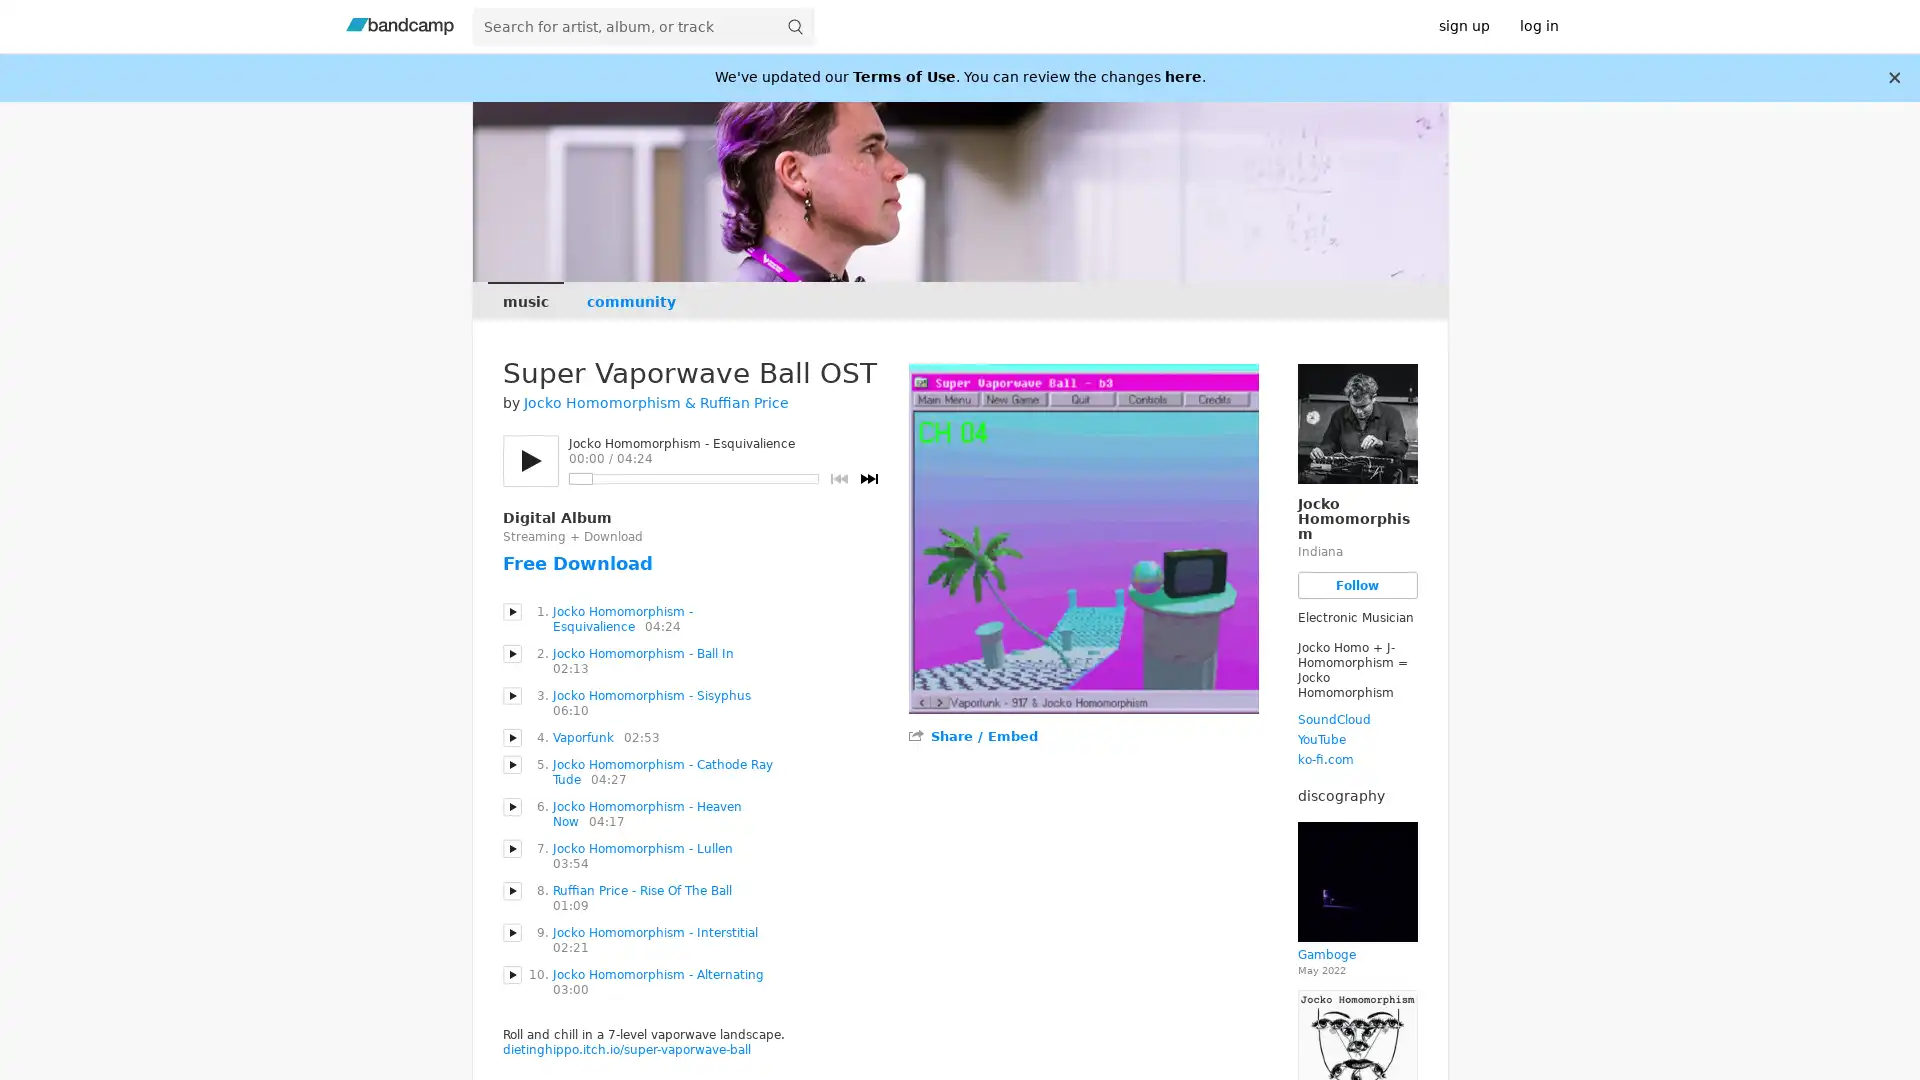  Describe the element at coordinates (794, 26) in the screenshot. I see `submit for full search page` at that location.